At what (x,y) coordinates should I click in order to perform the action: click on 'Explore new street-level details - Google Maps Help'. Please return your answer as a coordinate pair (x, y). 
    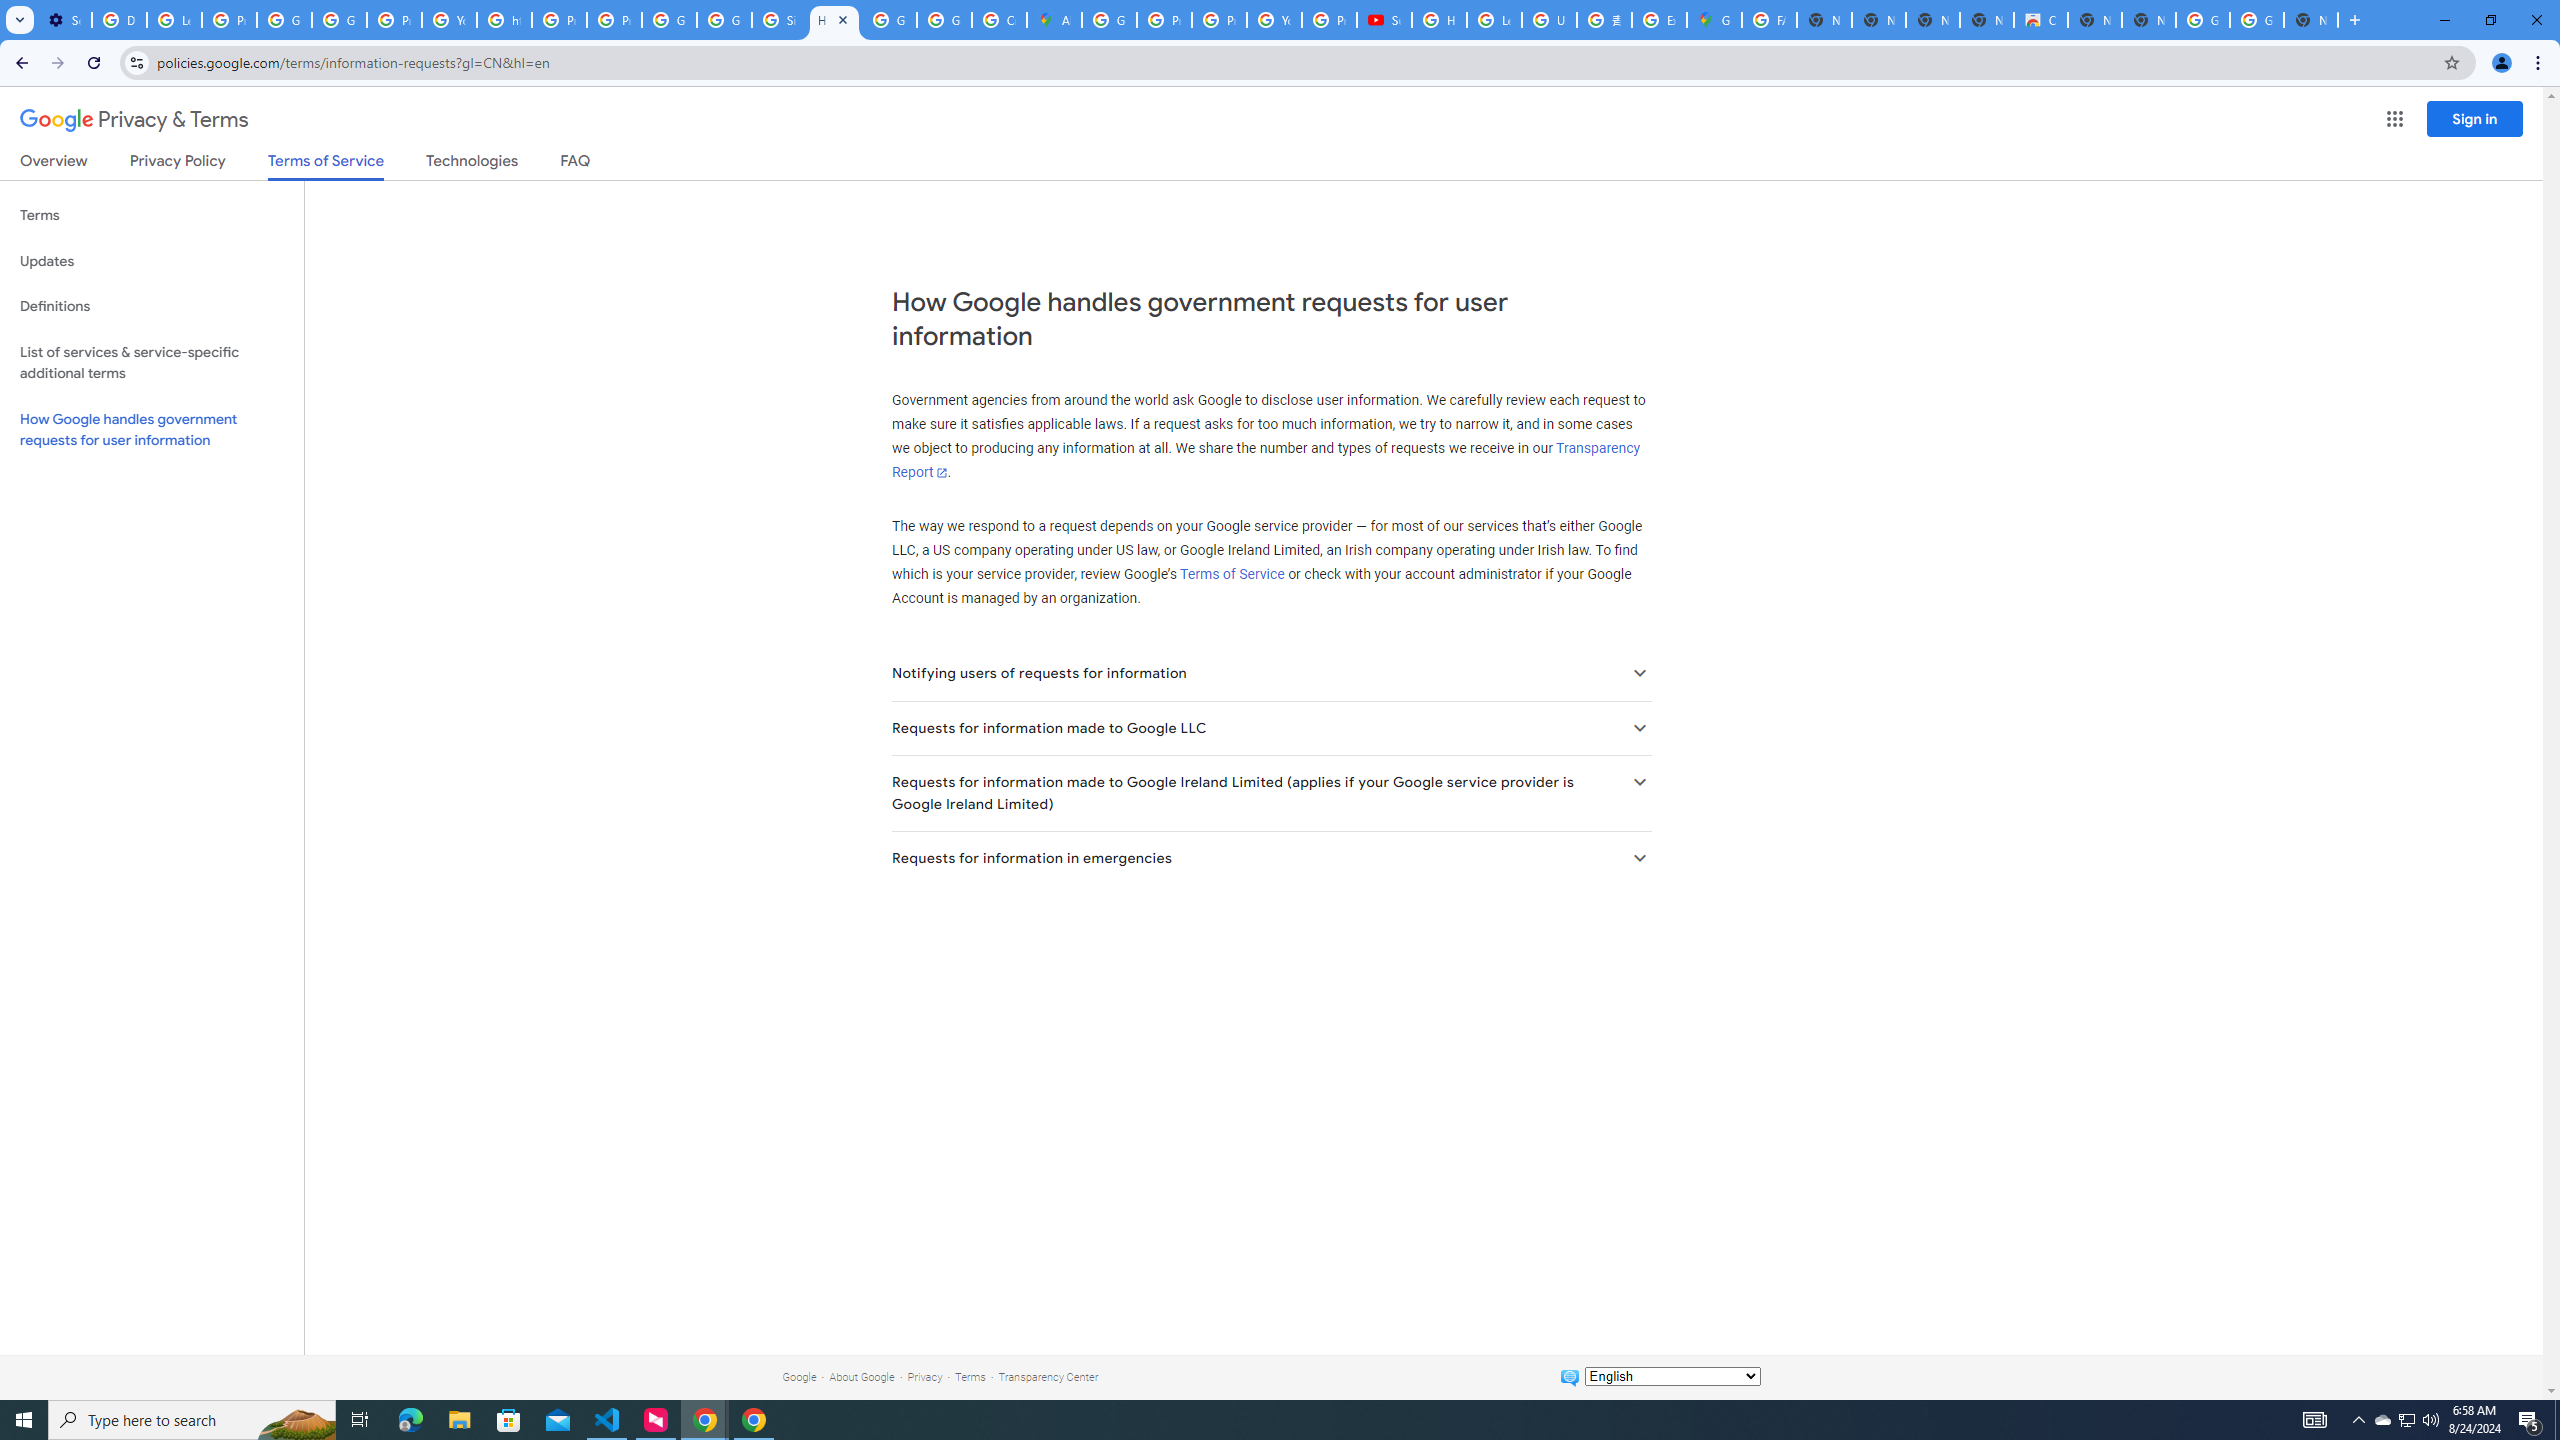
    Looking at the image, I should click on (1658, 19).